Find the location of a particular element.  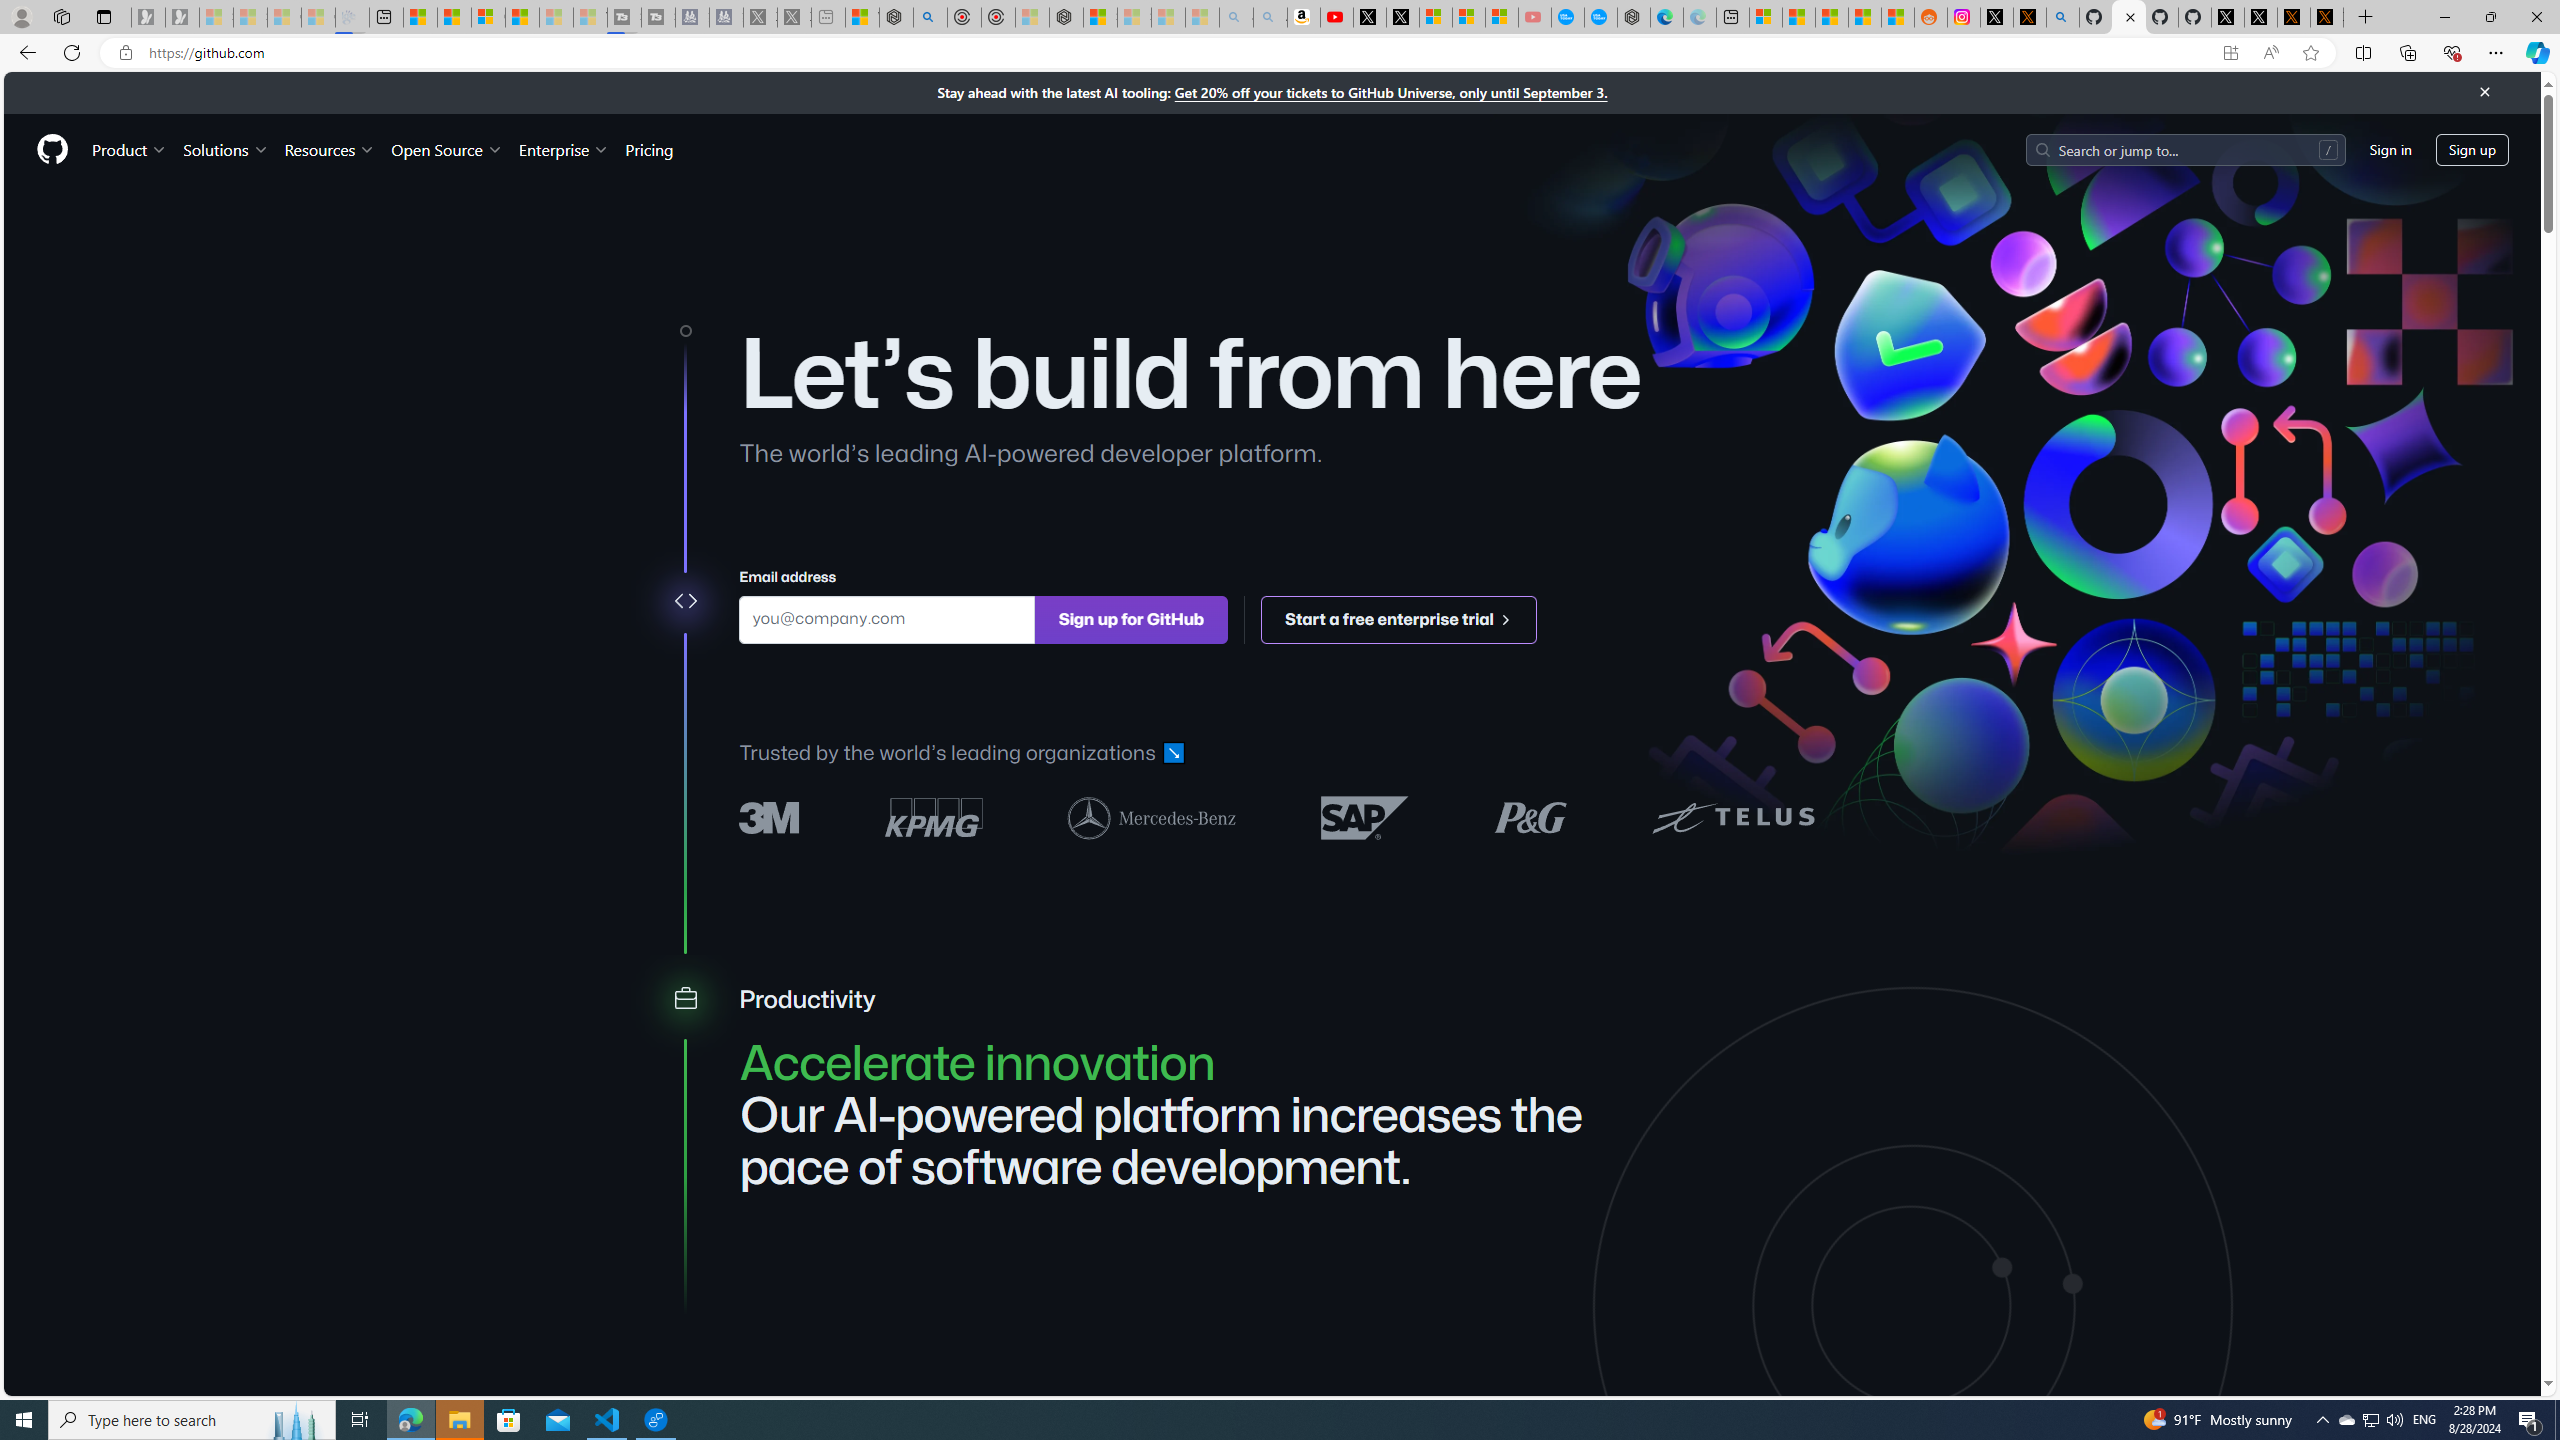

'Profile / X' is located at coordinates (2227, 16).